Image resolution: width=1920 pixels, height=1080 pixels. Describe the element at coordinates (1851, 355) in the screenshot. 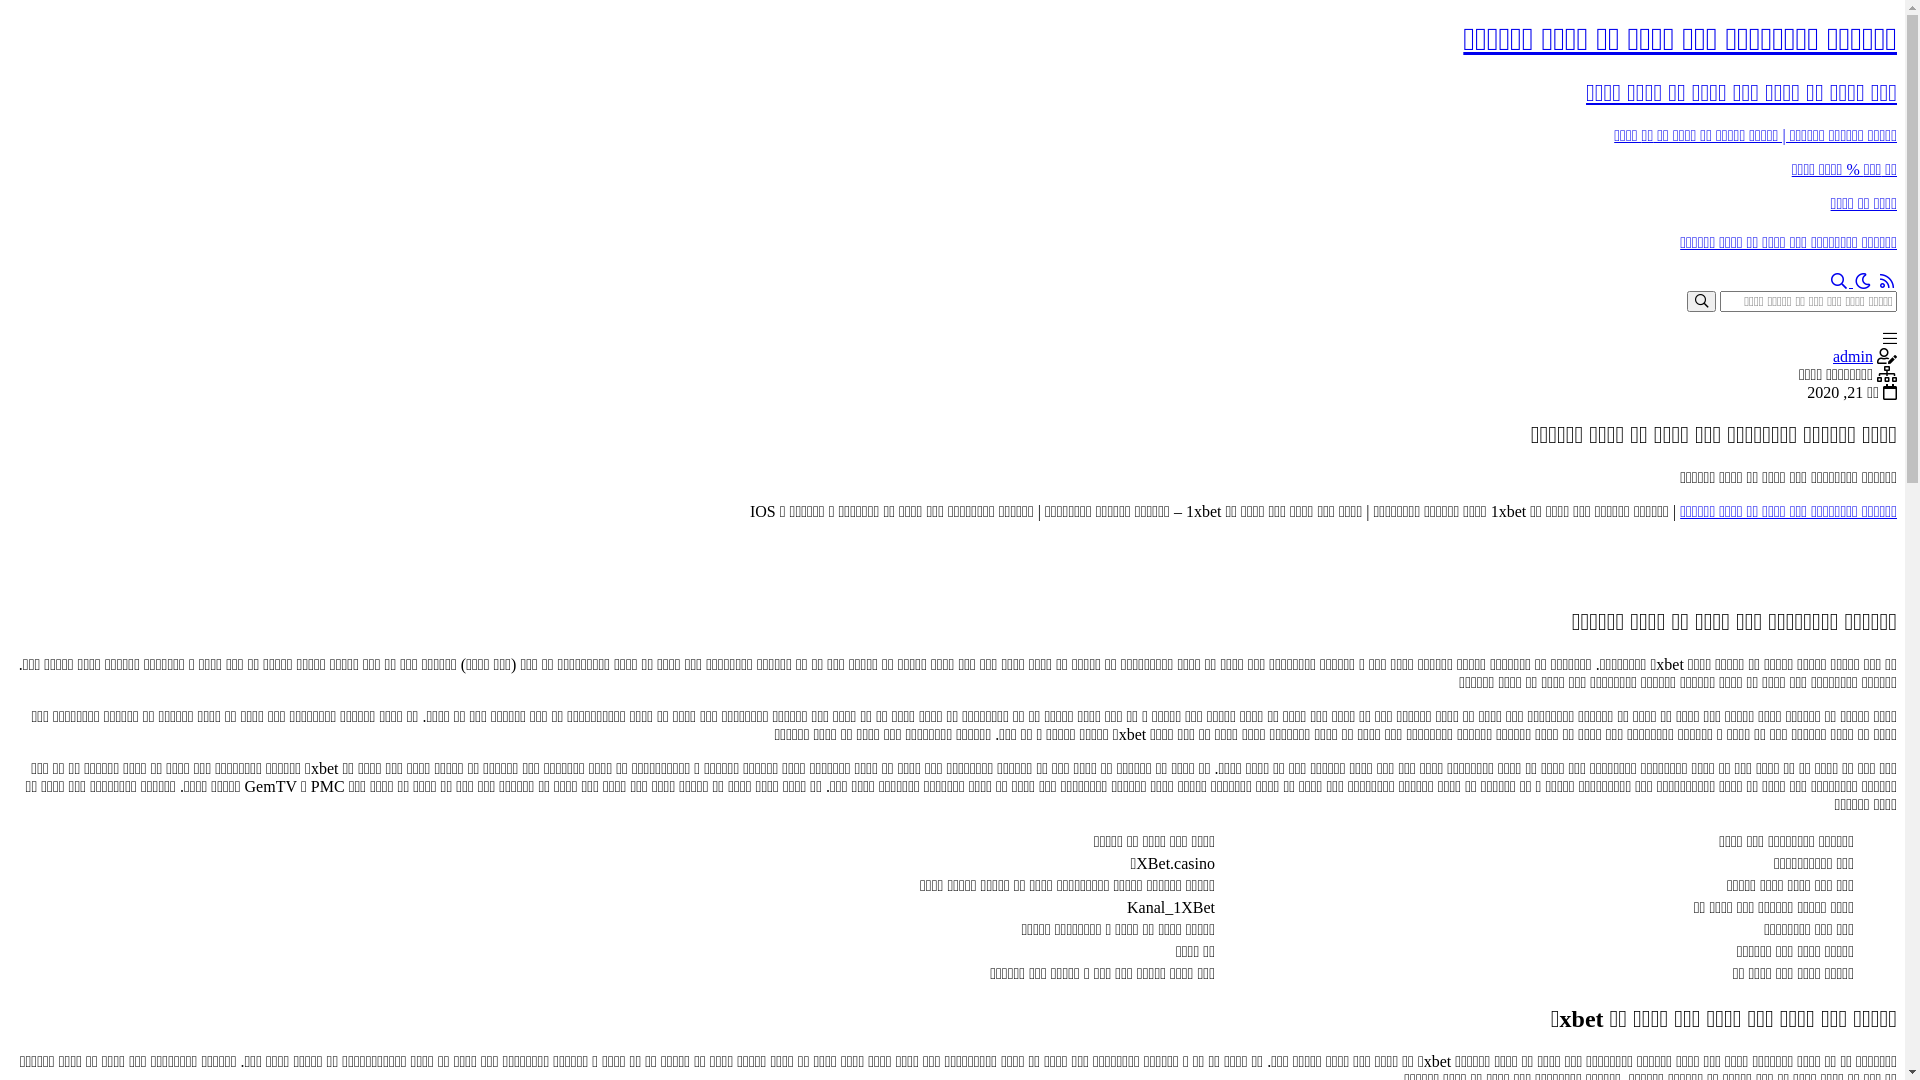

I see `'admin'` at that location.